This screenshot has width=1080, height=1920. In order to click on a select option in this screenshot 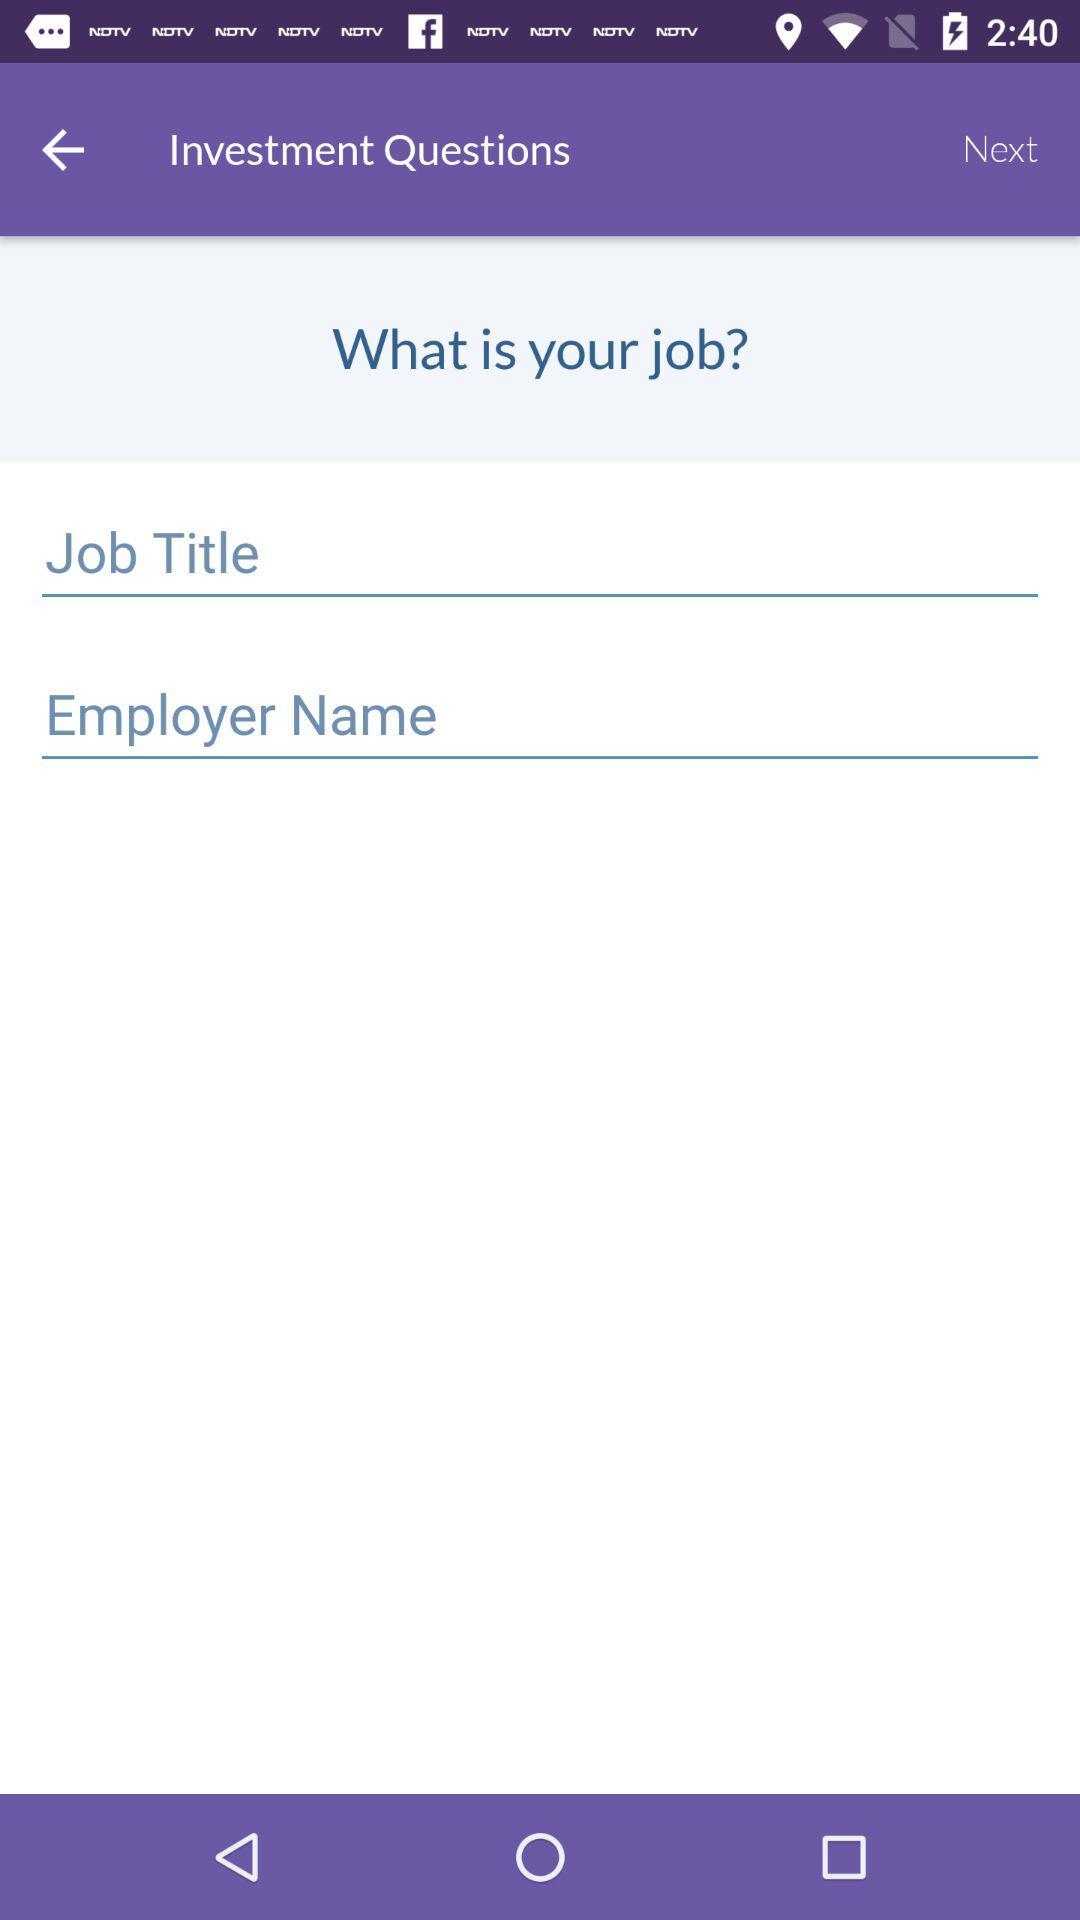, I will do `click(540, 718)`.